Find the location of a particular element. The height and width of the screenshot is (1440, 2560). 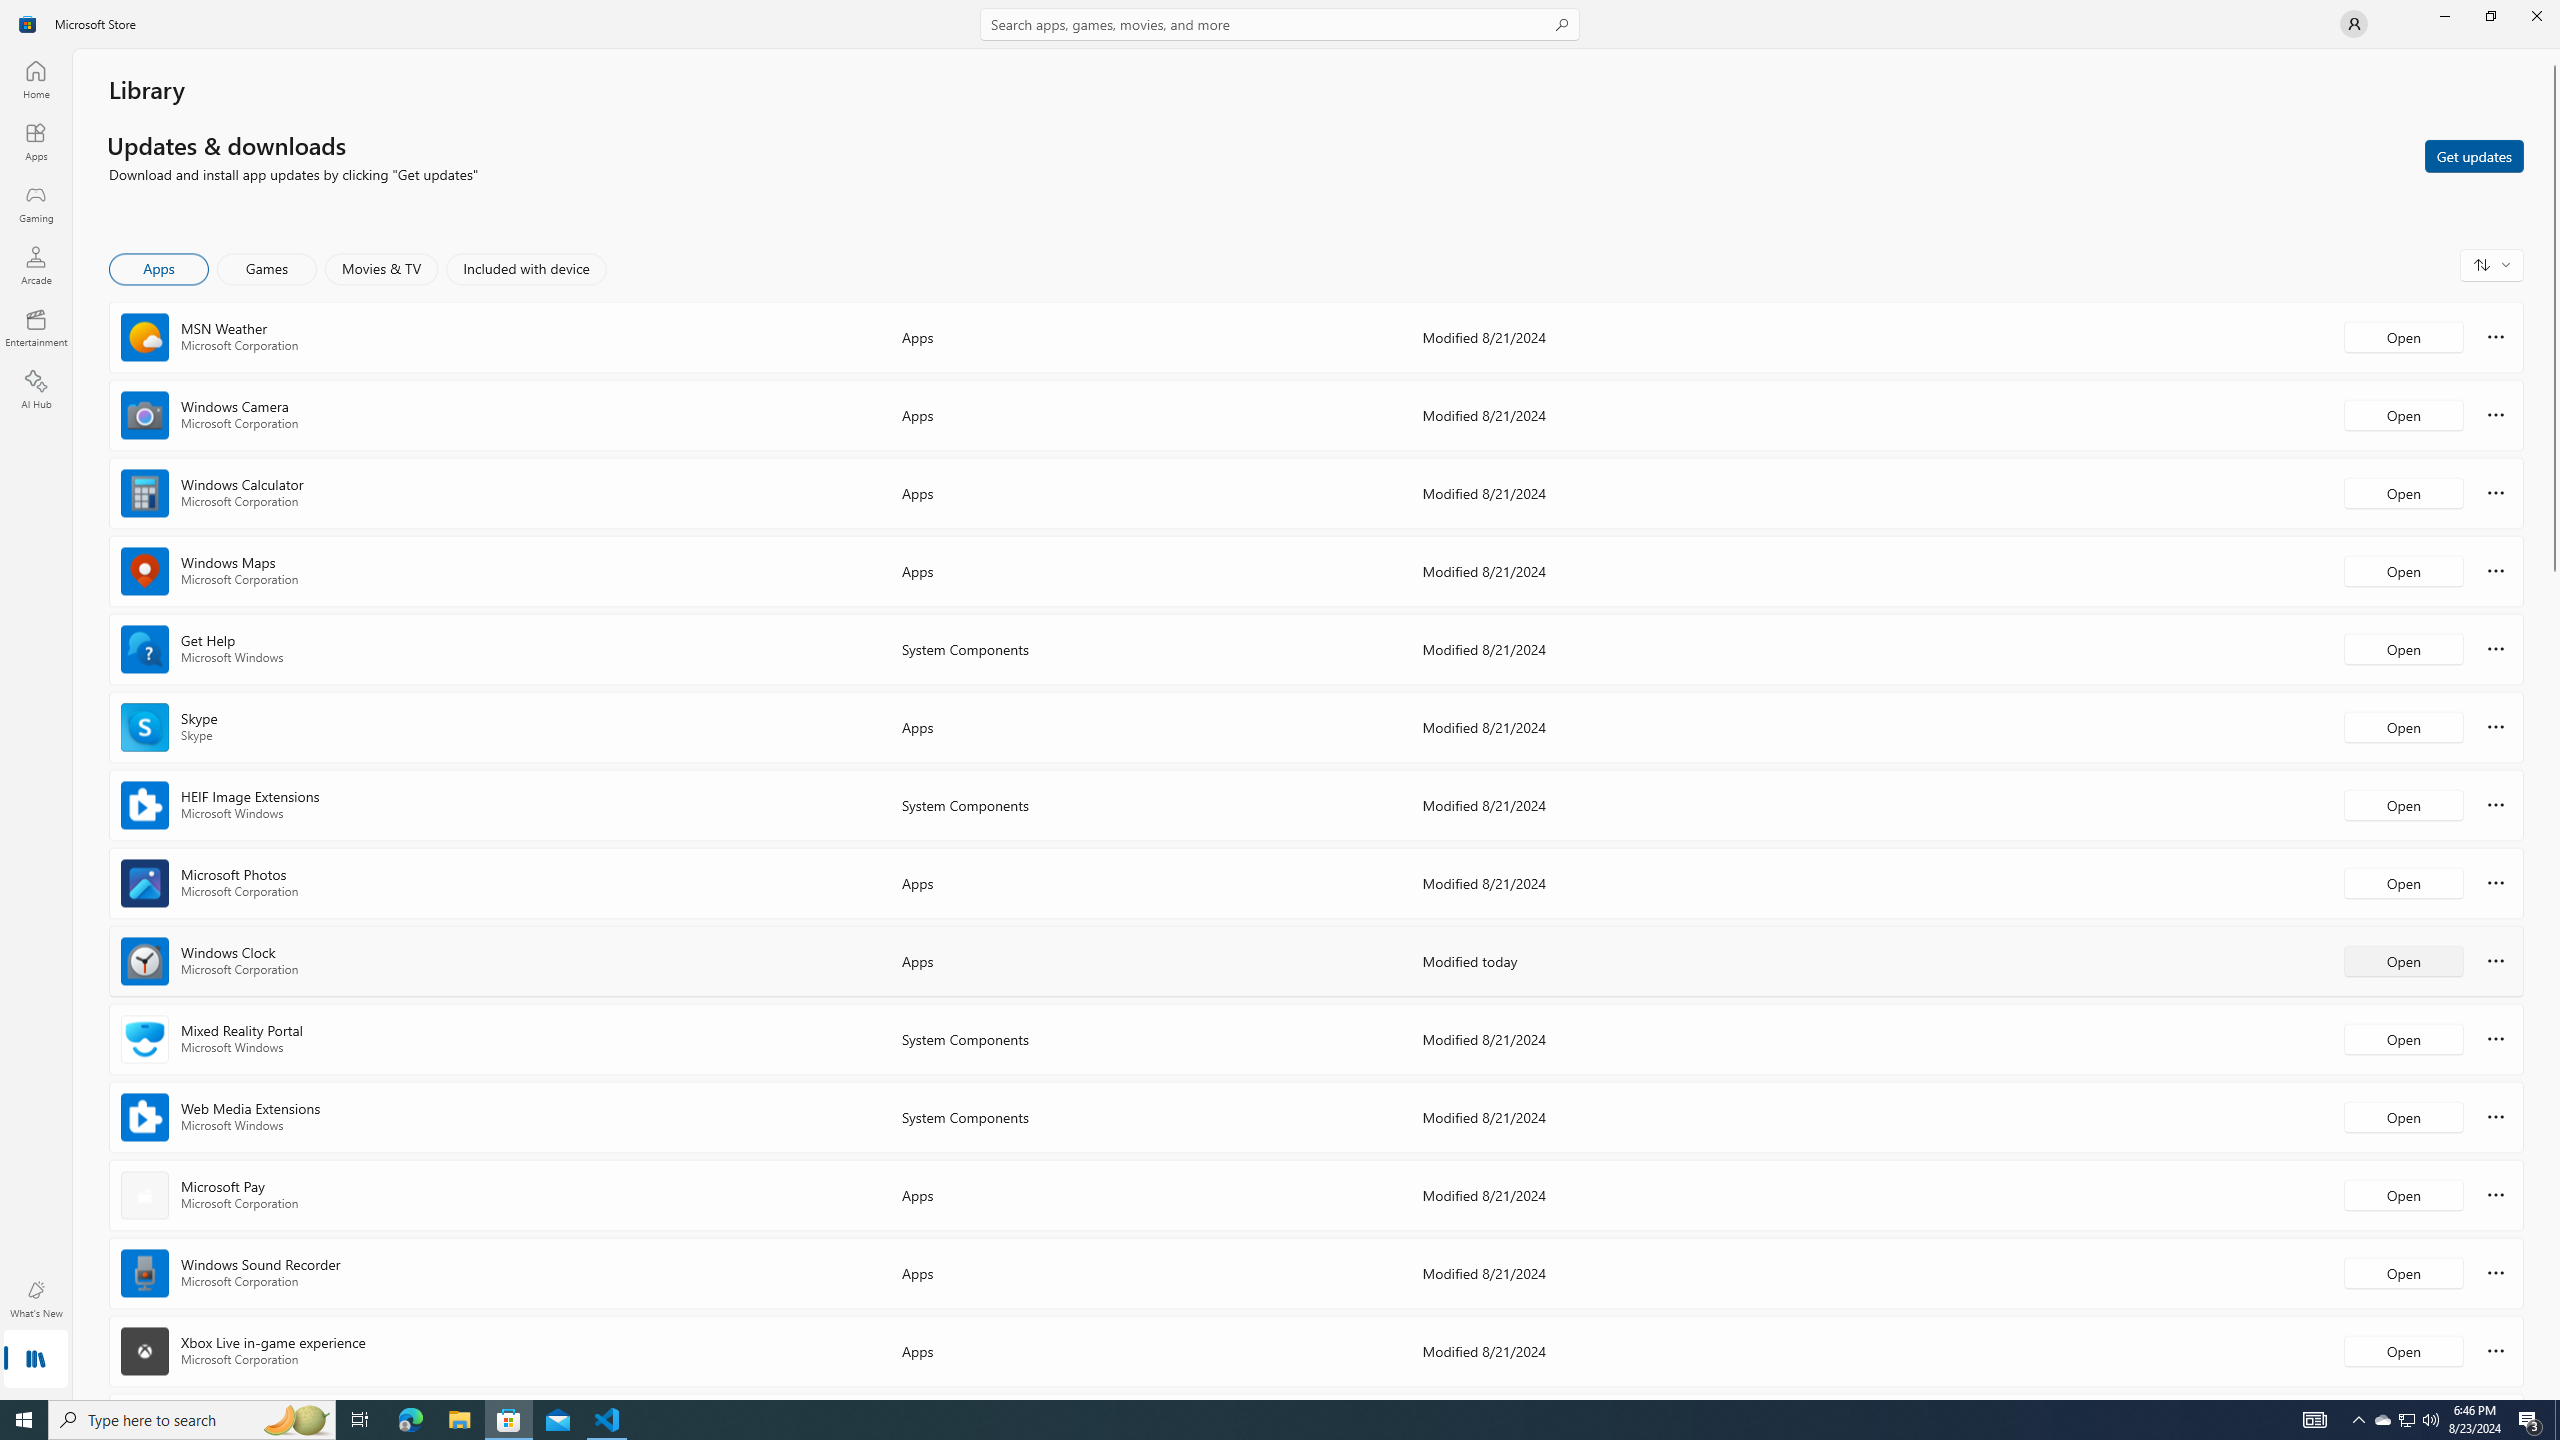

'Movies & TV' is located at coordinates (380, 268).